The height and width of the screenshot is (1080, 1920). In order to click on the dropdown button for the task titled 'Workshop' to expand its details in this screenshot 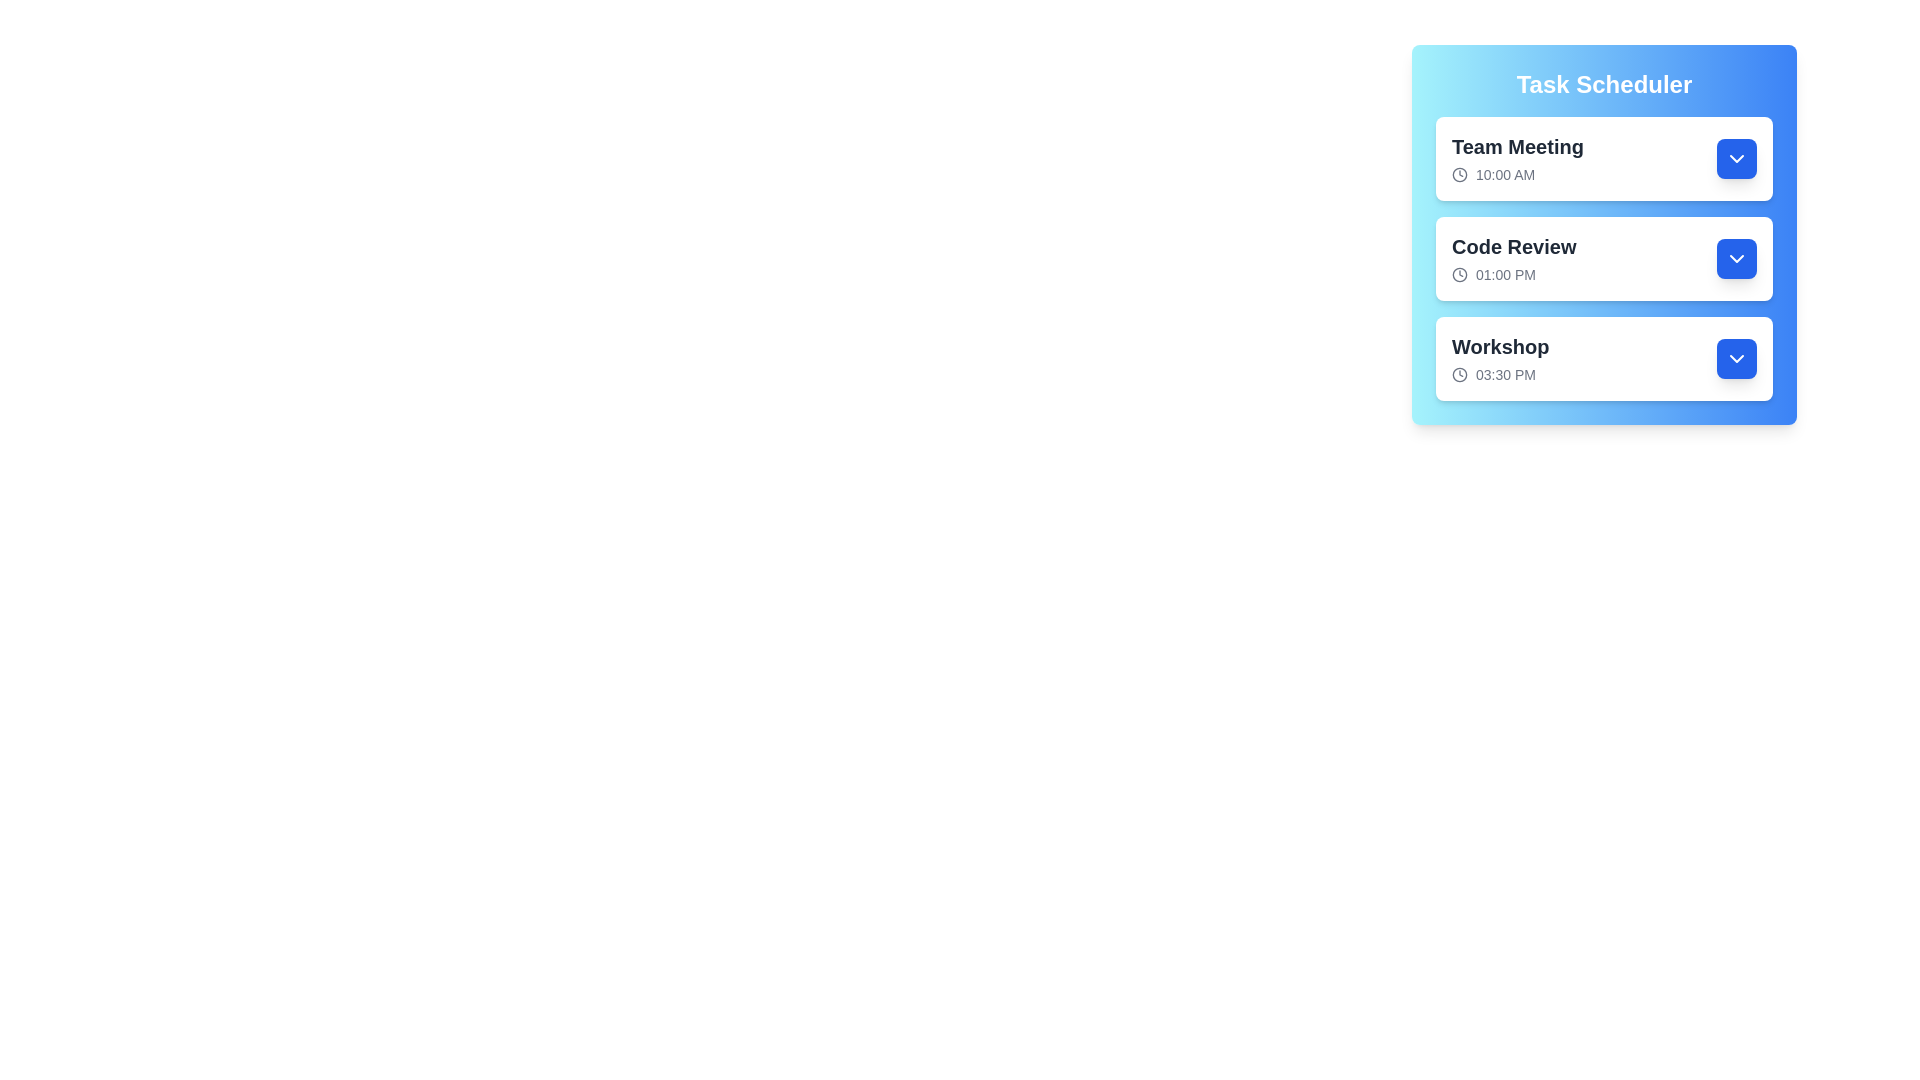, I will do `click(1736, 357)`.